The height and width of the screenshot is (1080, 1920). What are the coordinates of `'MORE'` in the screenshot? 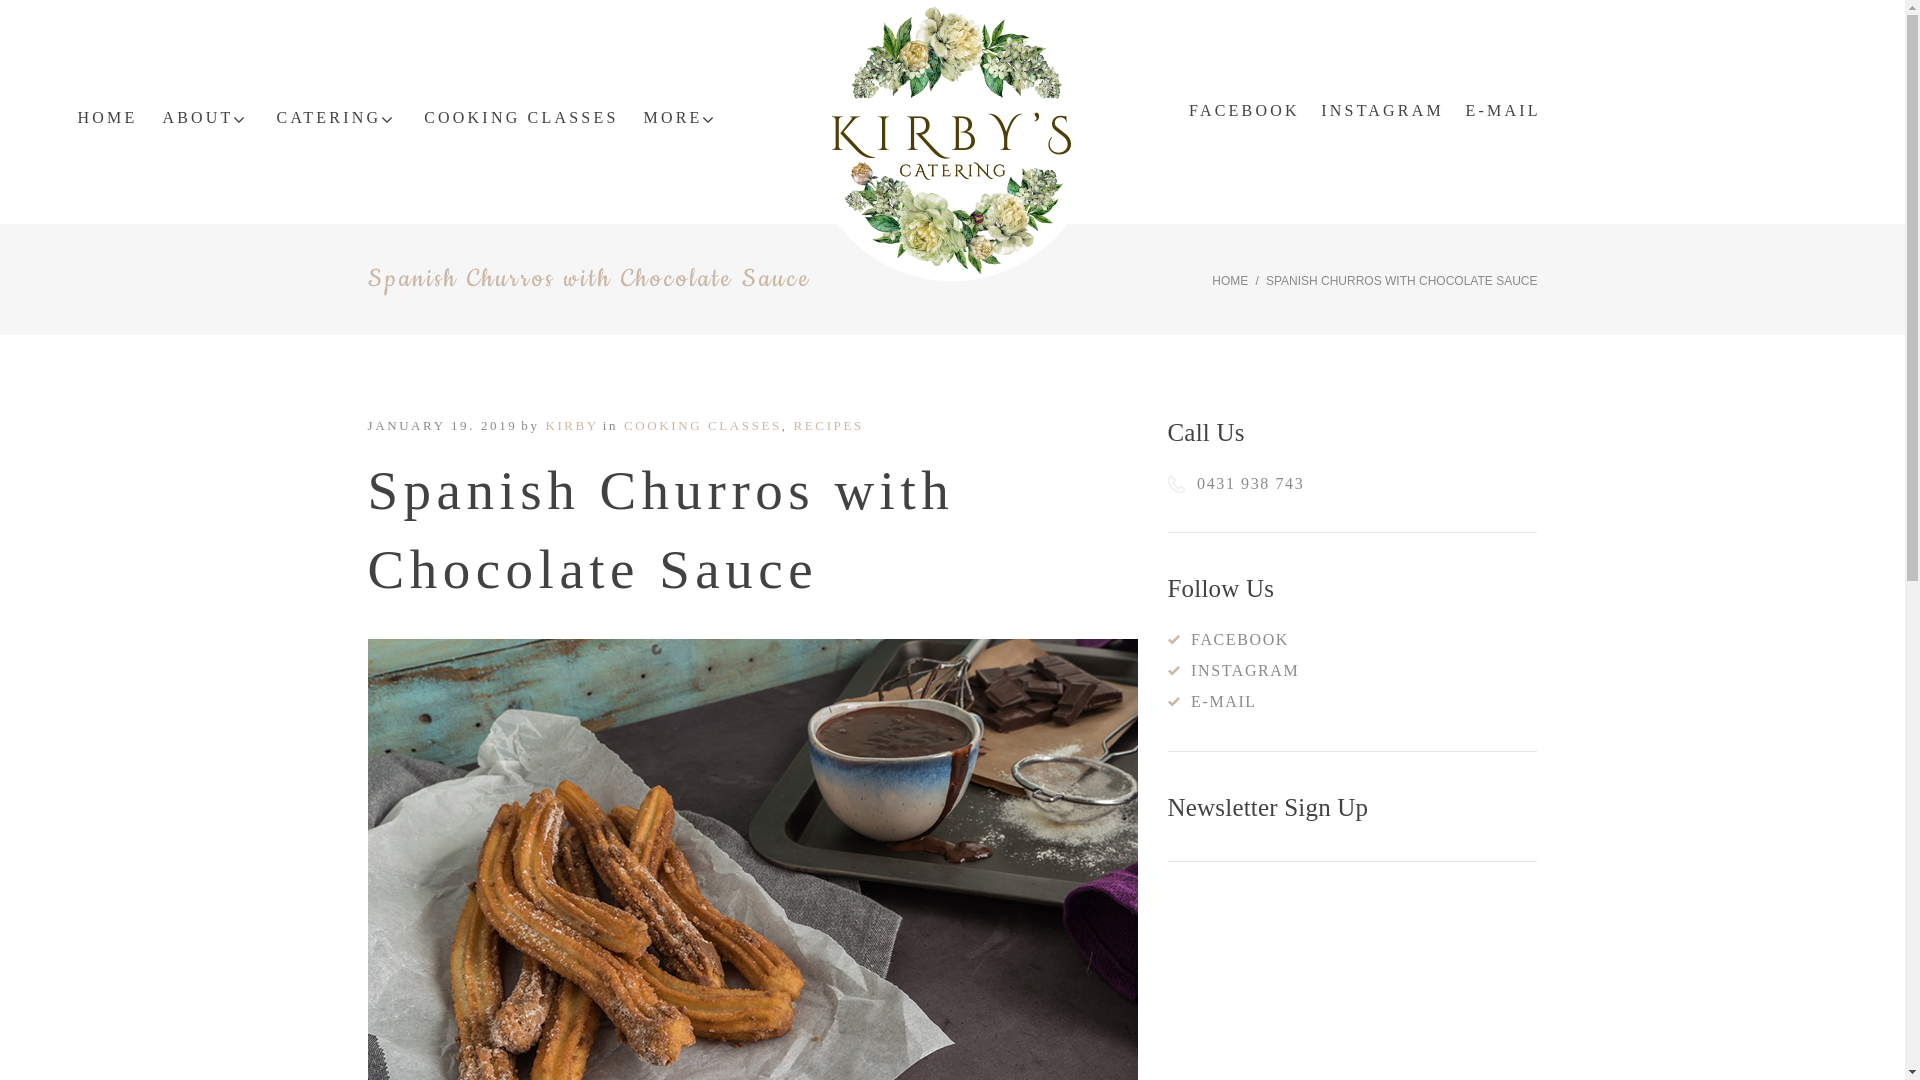 It's located at (643, 118).